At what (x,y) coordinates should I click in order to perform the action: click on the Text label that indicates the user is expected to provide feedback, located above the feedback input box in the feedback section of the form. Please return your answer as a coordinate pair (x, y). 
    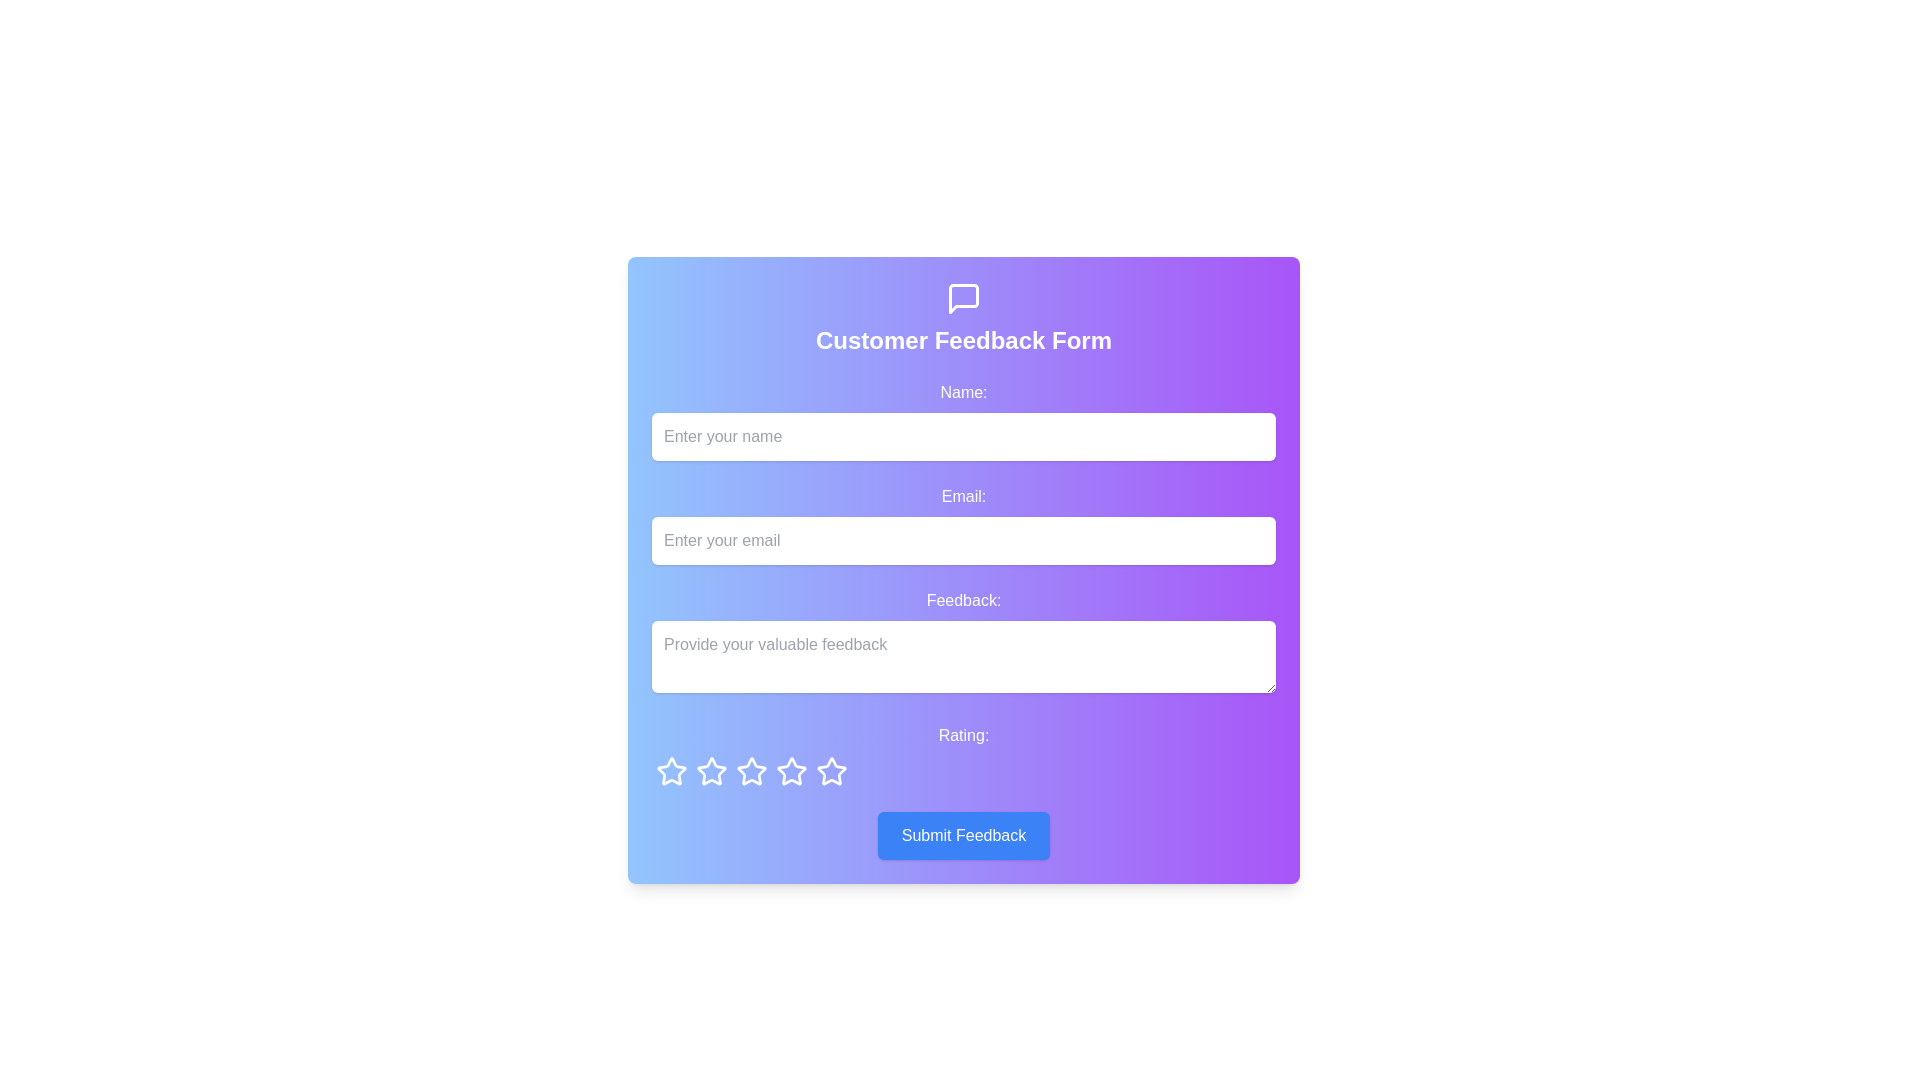
    Looking at the image, I should click on (964, 600).